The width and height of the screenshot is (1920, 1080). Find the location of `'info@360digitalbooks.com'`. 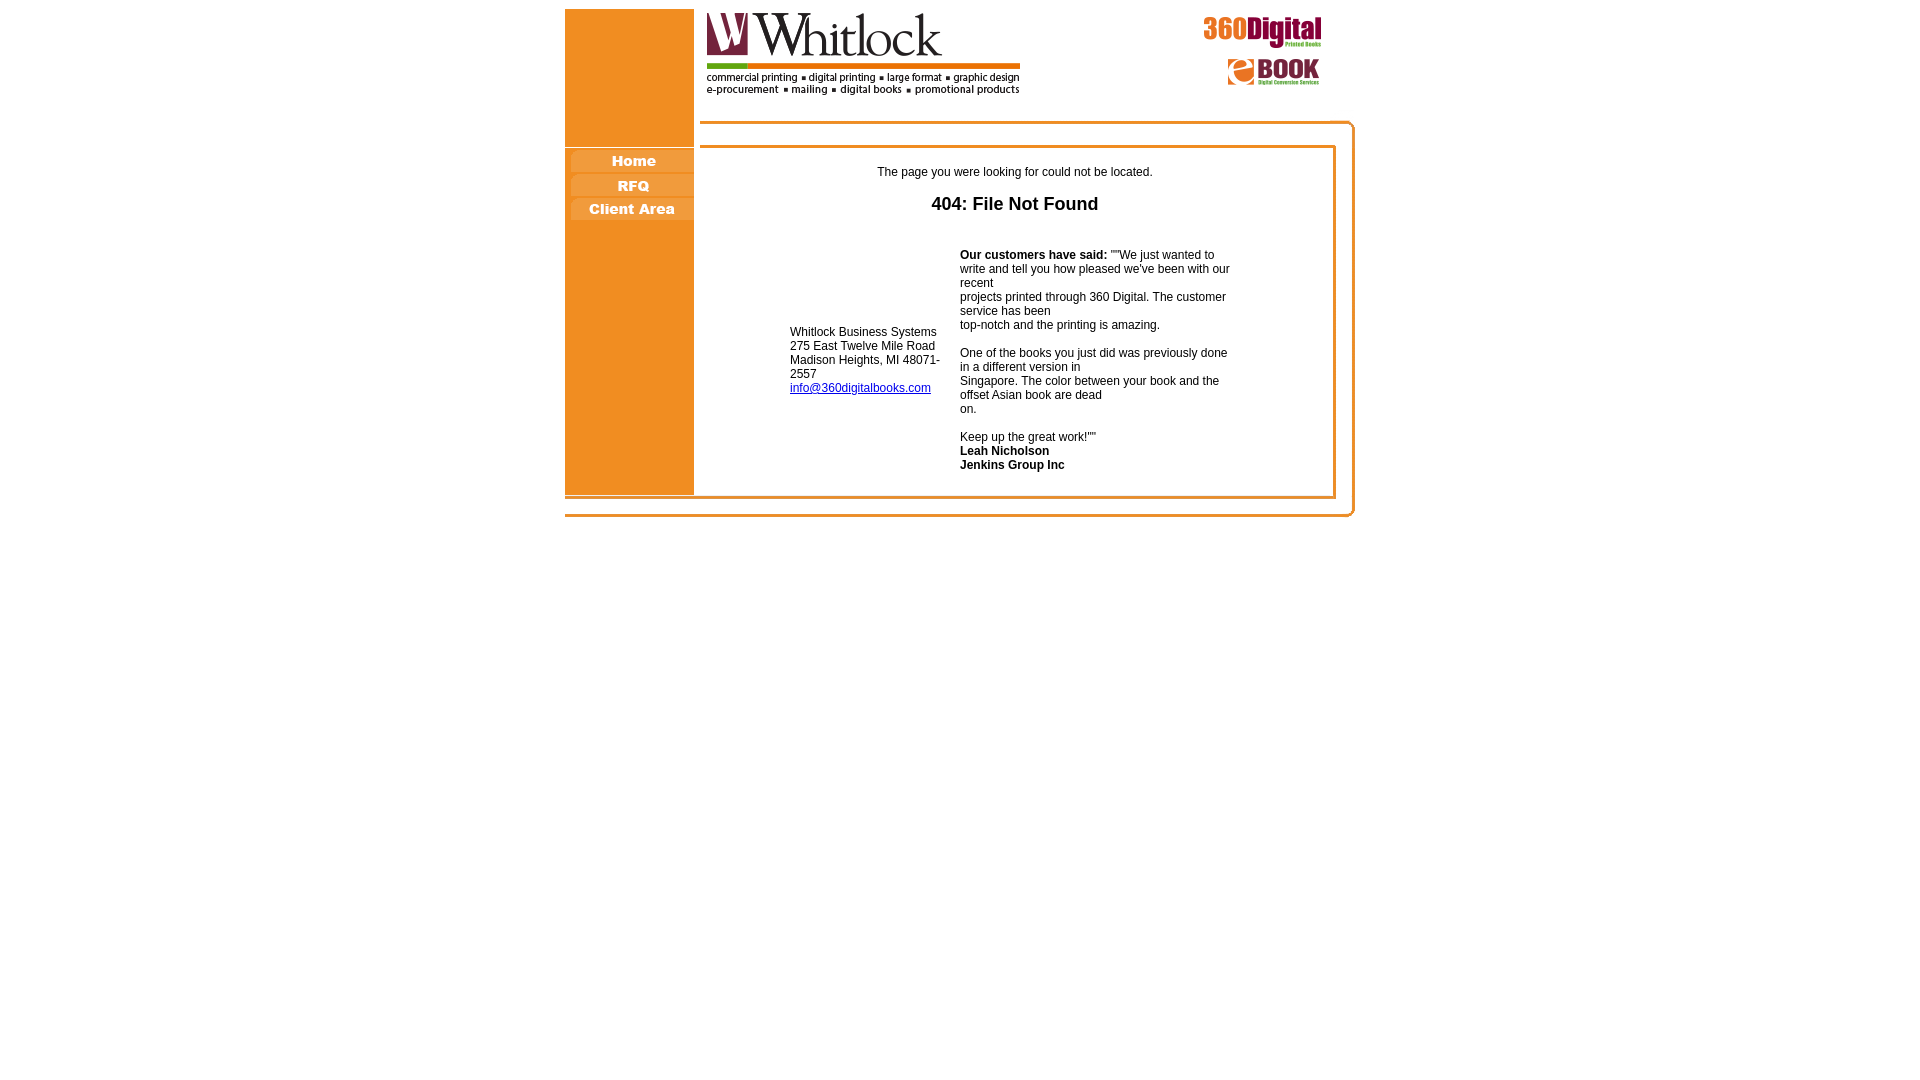

'info@360digitalbooks.com' is located at coordinates (860, 388).